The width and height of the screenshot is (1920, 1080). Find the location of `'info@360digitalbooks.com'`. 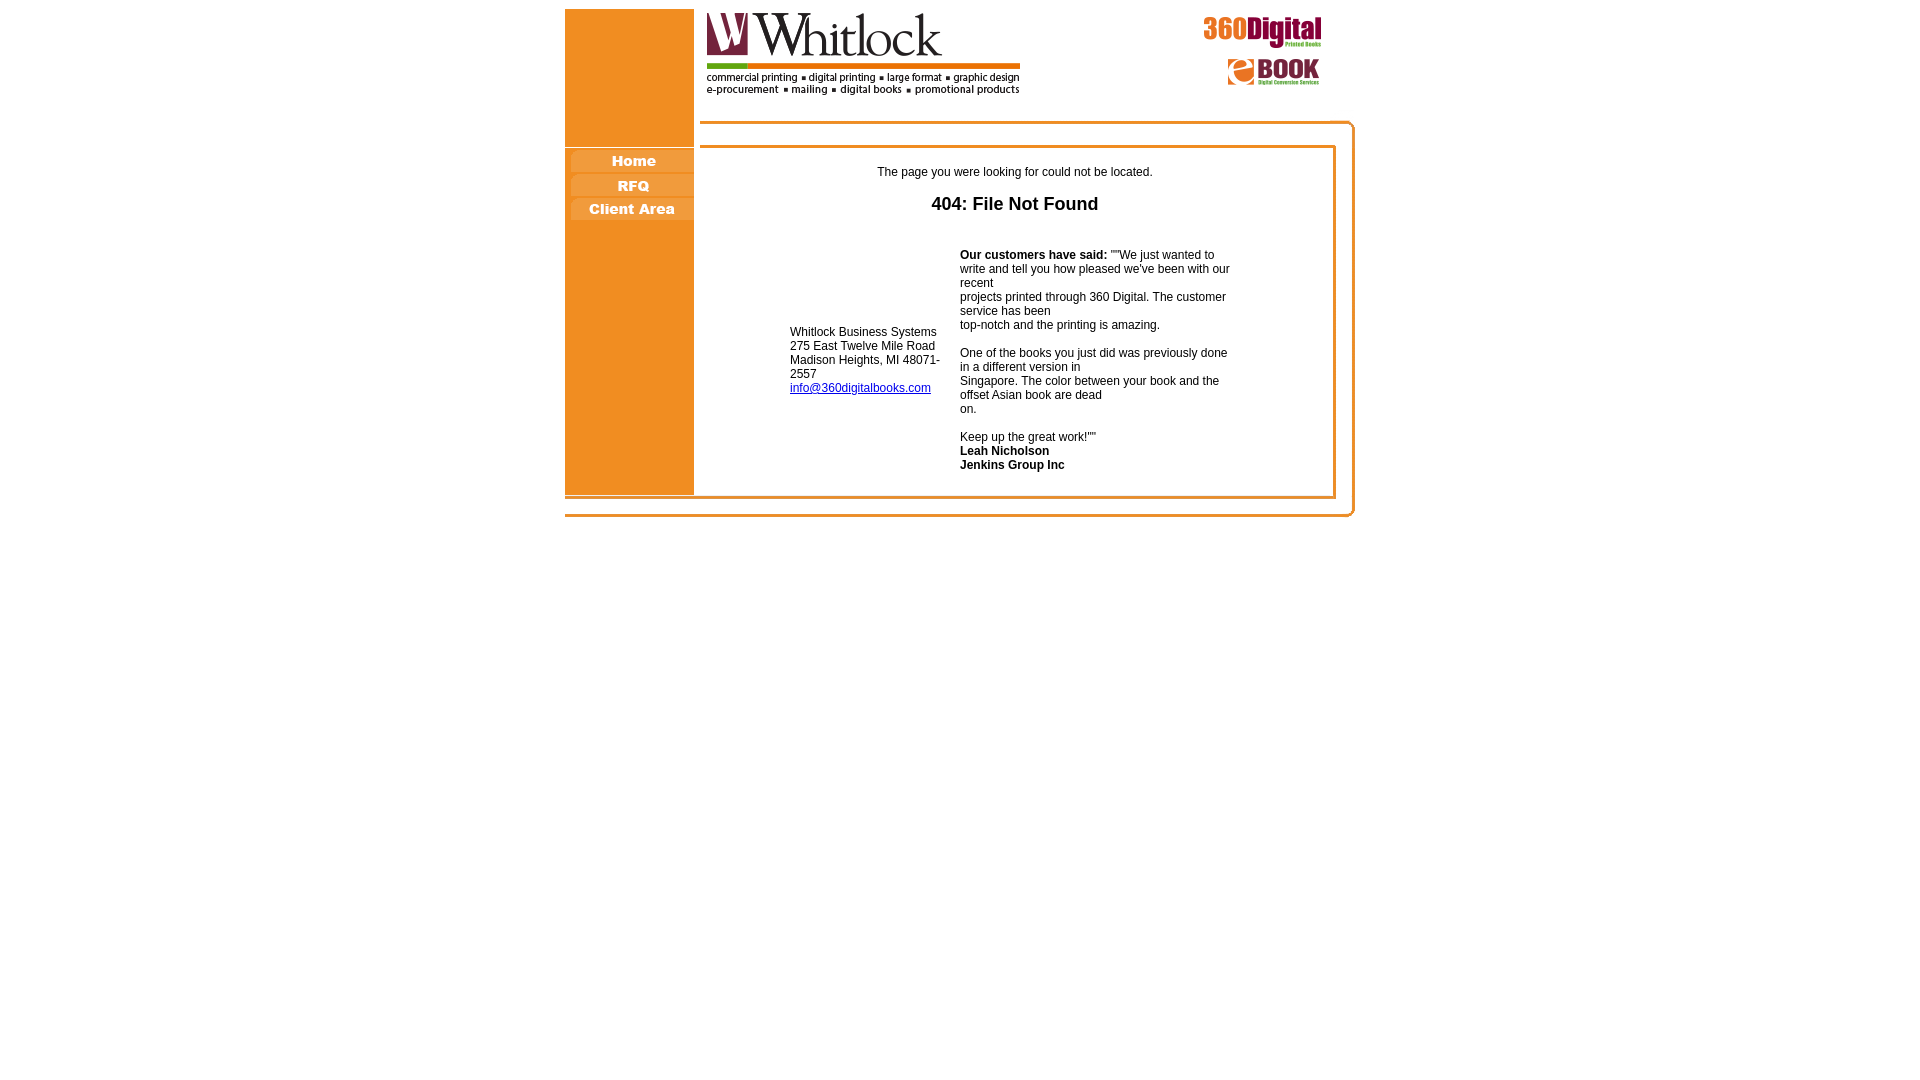

'info@360digitalbooks.com' is located at coordinates (860, 388).